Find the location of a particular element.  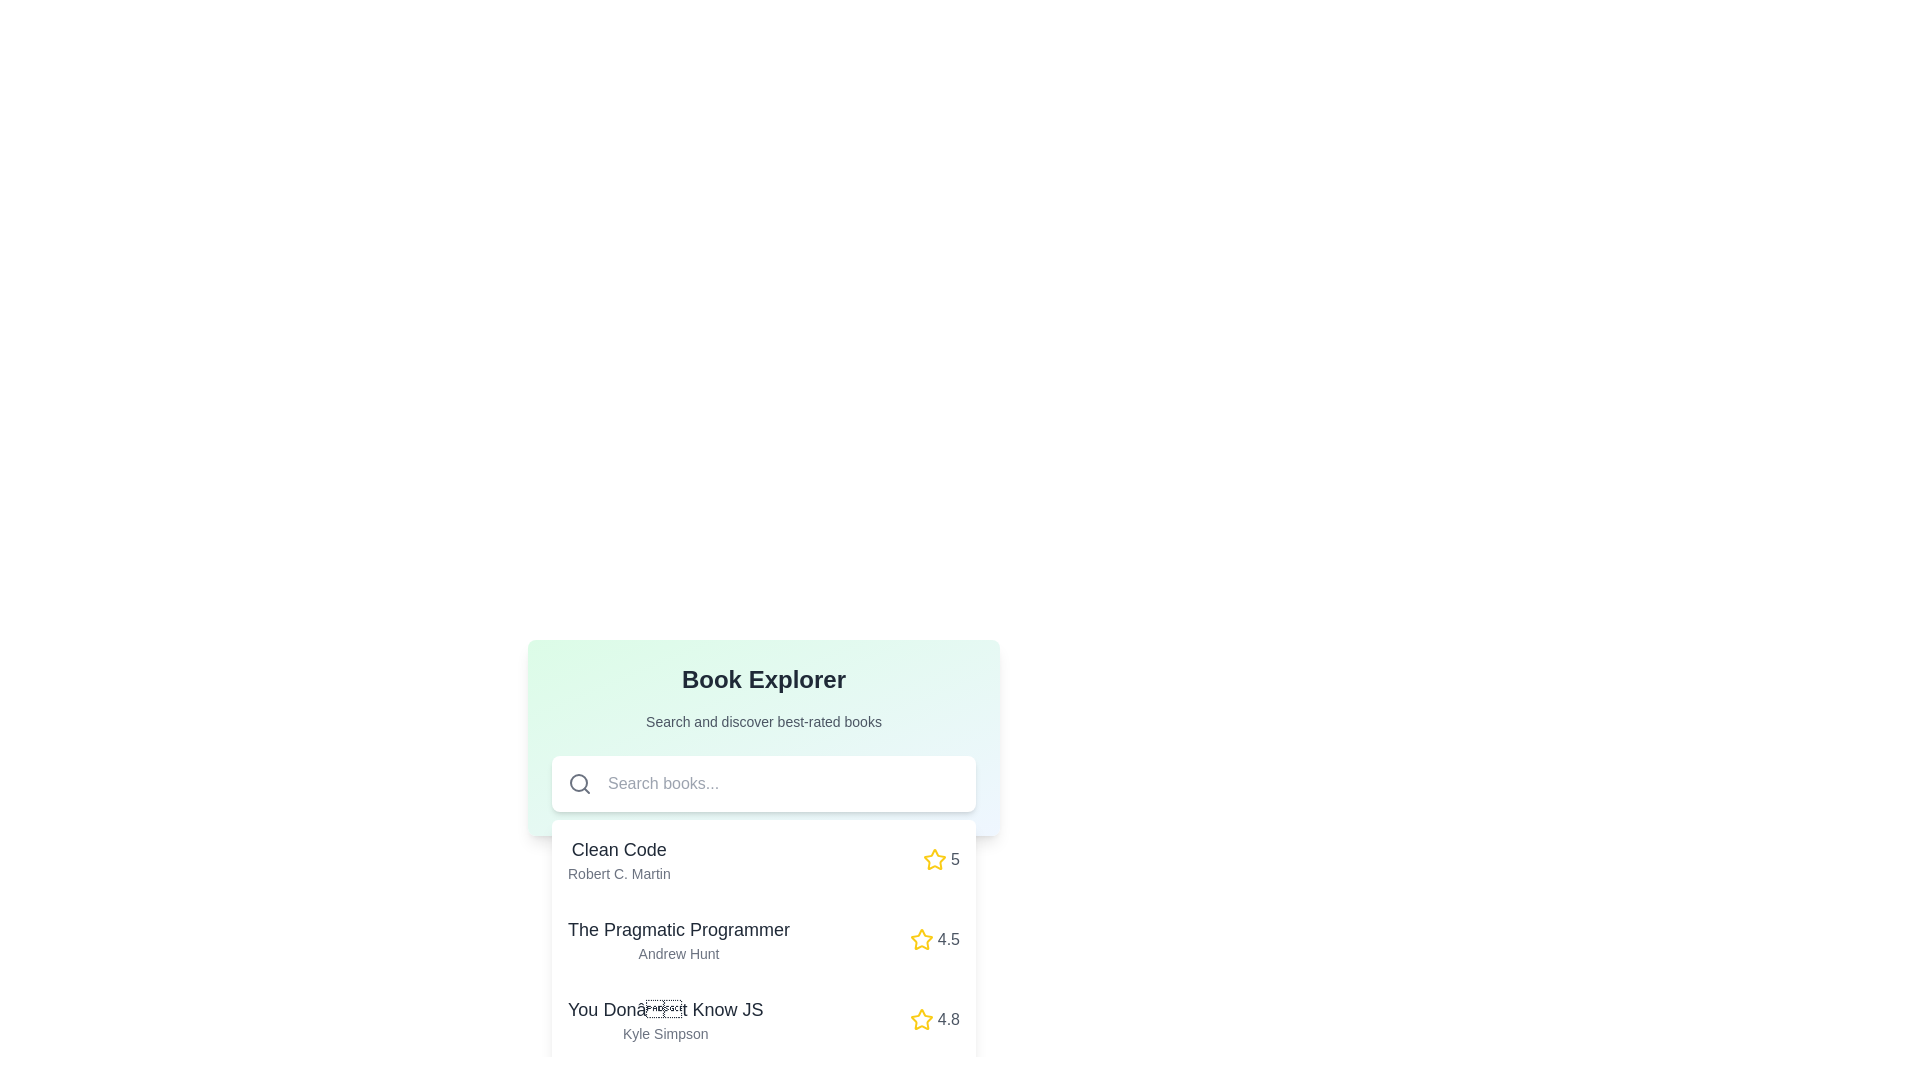

the text element displaying the title 'The Pragmatic Programmer', which is the second book entry in the list, positioned above 'You Don't Know JS' and below 'Clean Code' is located at coordinates (679, 929).